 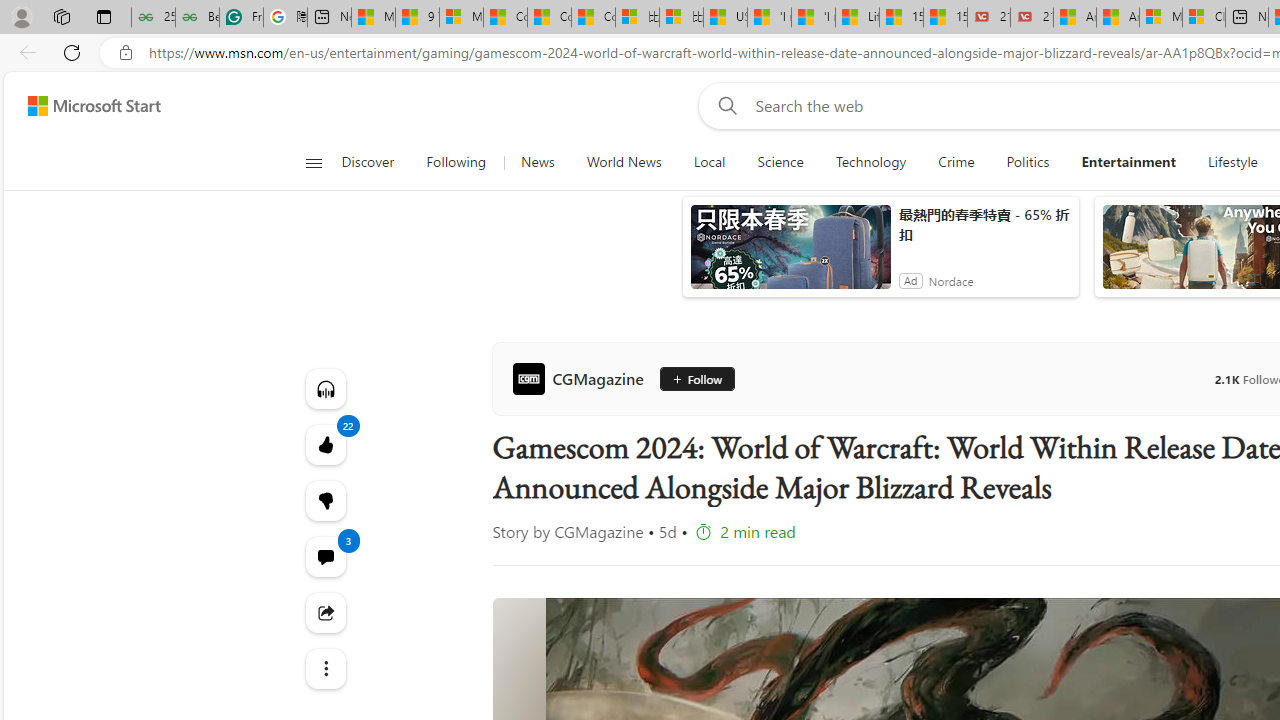 I want to click on 'Science', so click(x=779, y=162).